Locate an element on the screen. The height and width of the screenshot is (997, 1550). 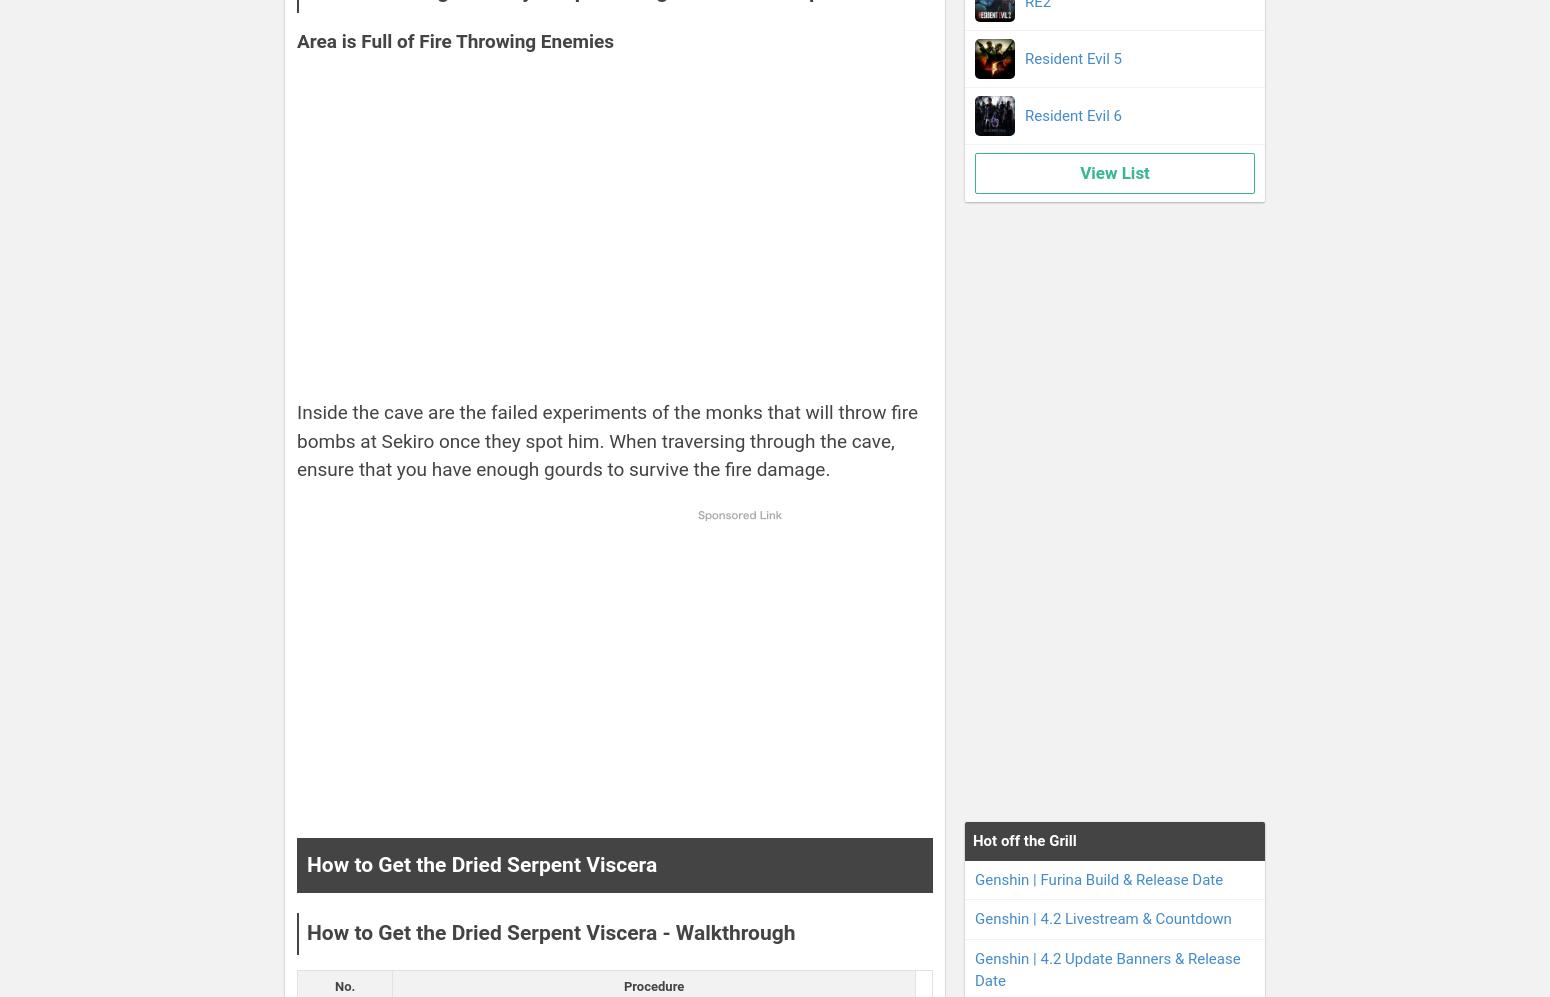
'How to Get the Dried Serpent Viscera - Walkthrough' is located at coordinates (551, 932).